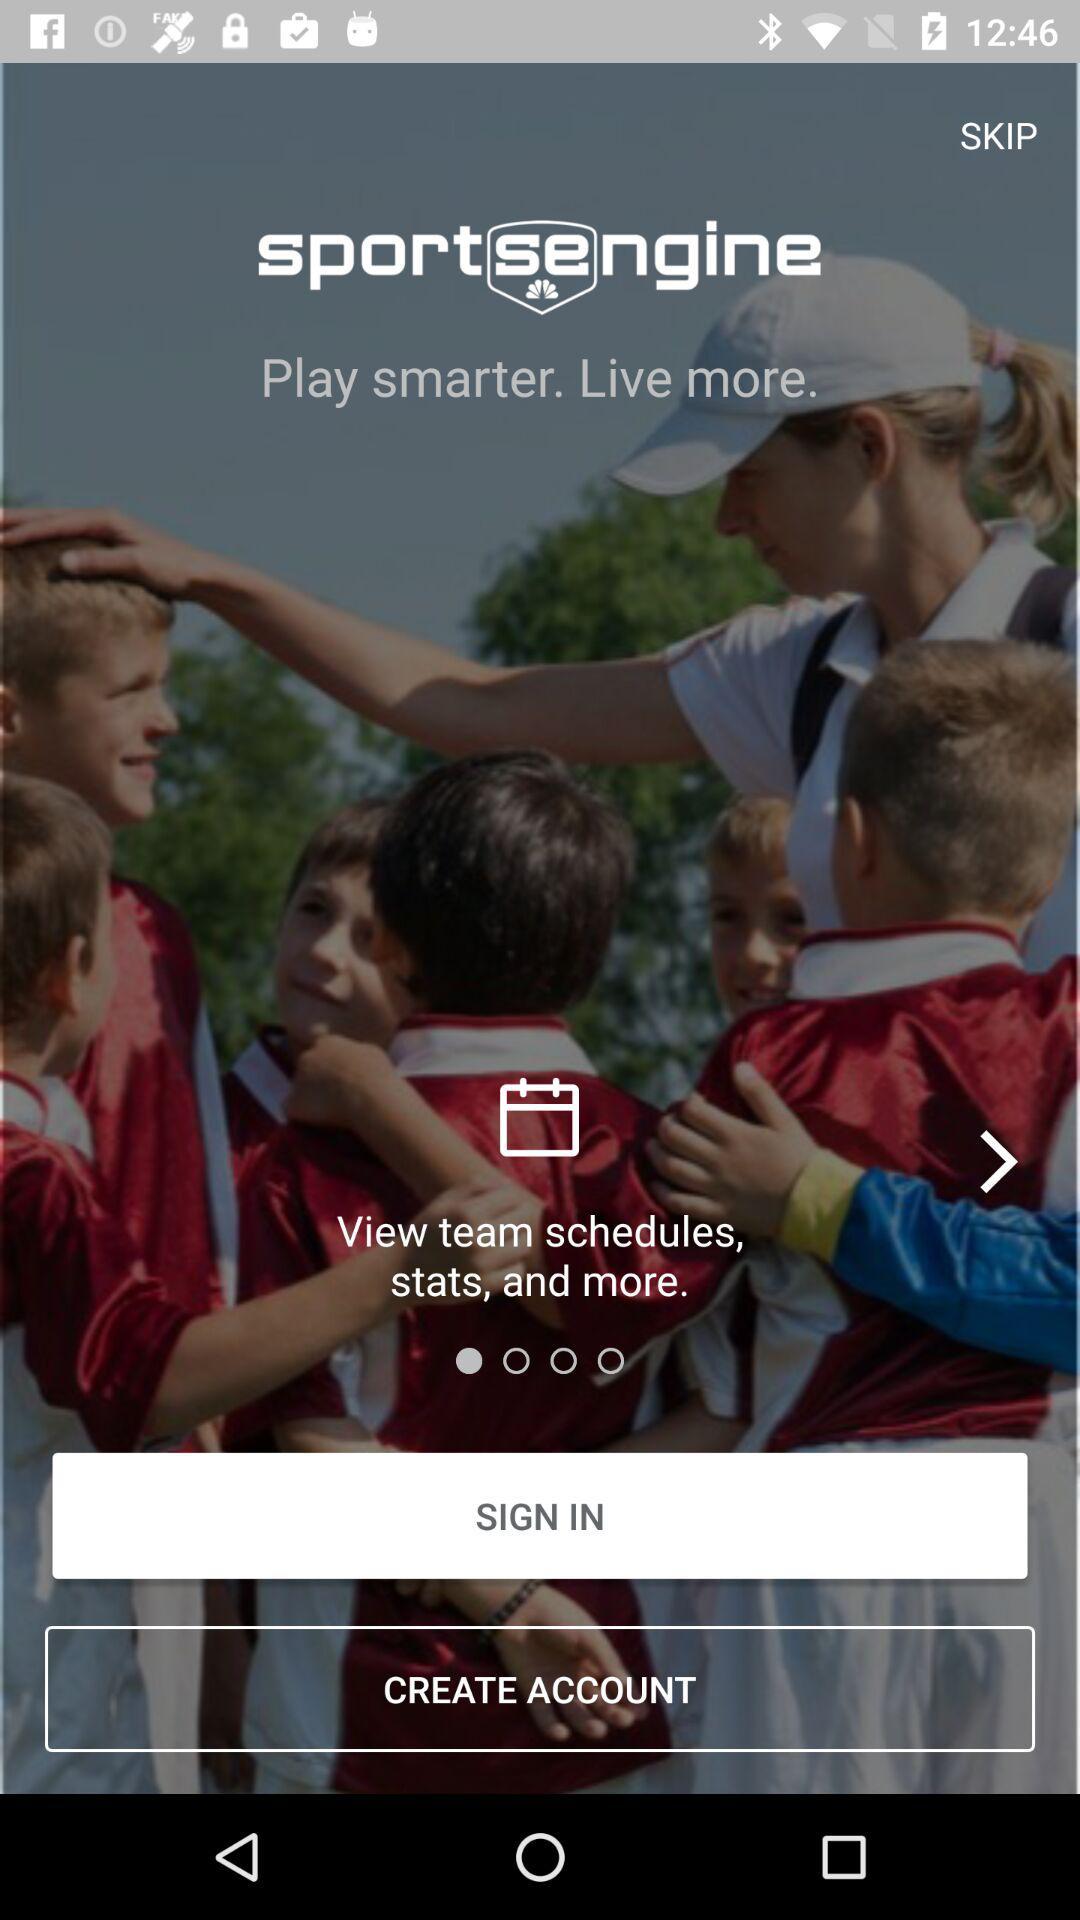  I want to click on sign in item, so click(540, 1515).